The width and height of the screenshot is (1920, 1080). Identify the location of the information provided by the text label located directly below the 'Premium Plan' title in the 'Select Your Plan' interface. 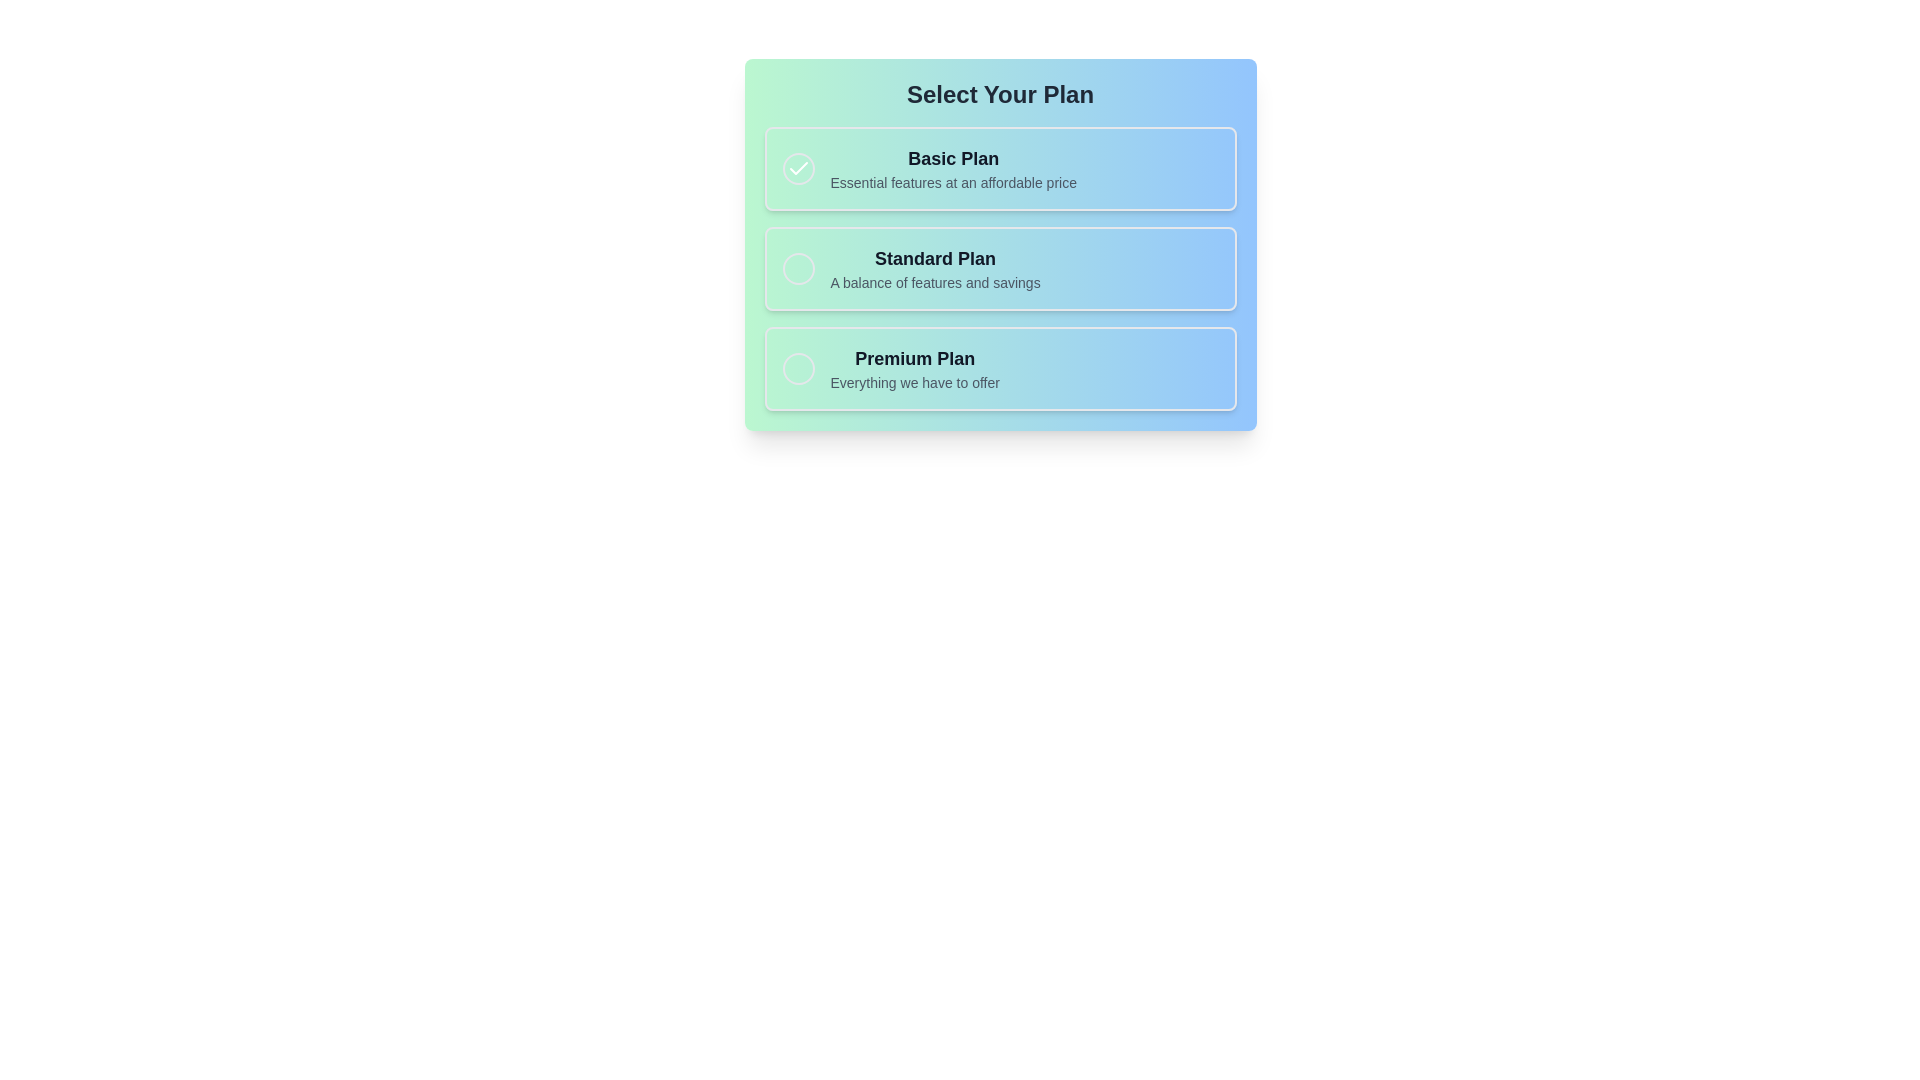
(914, 382).